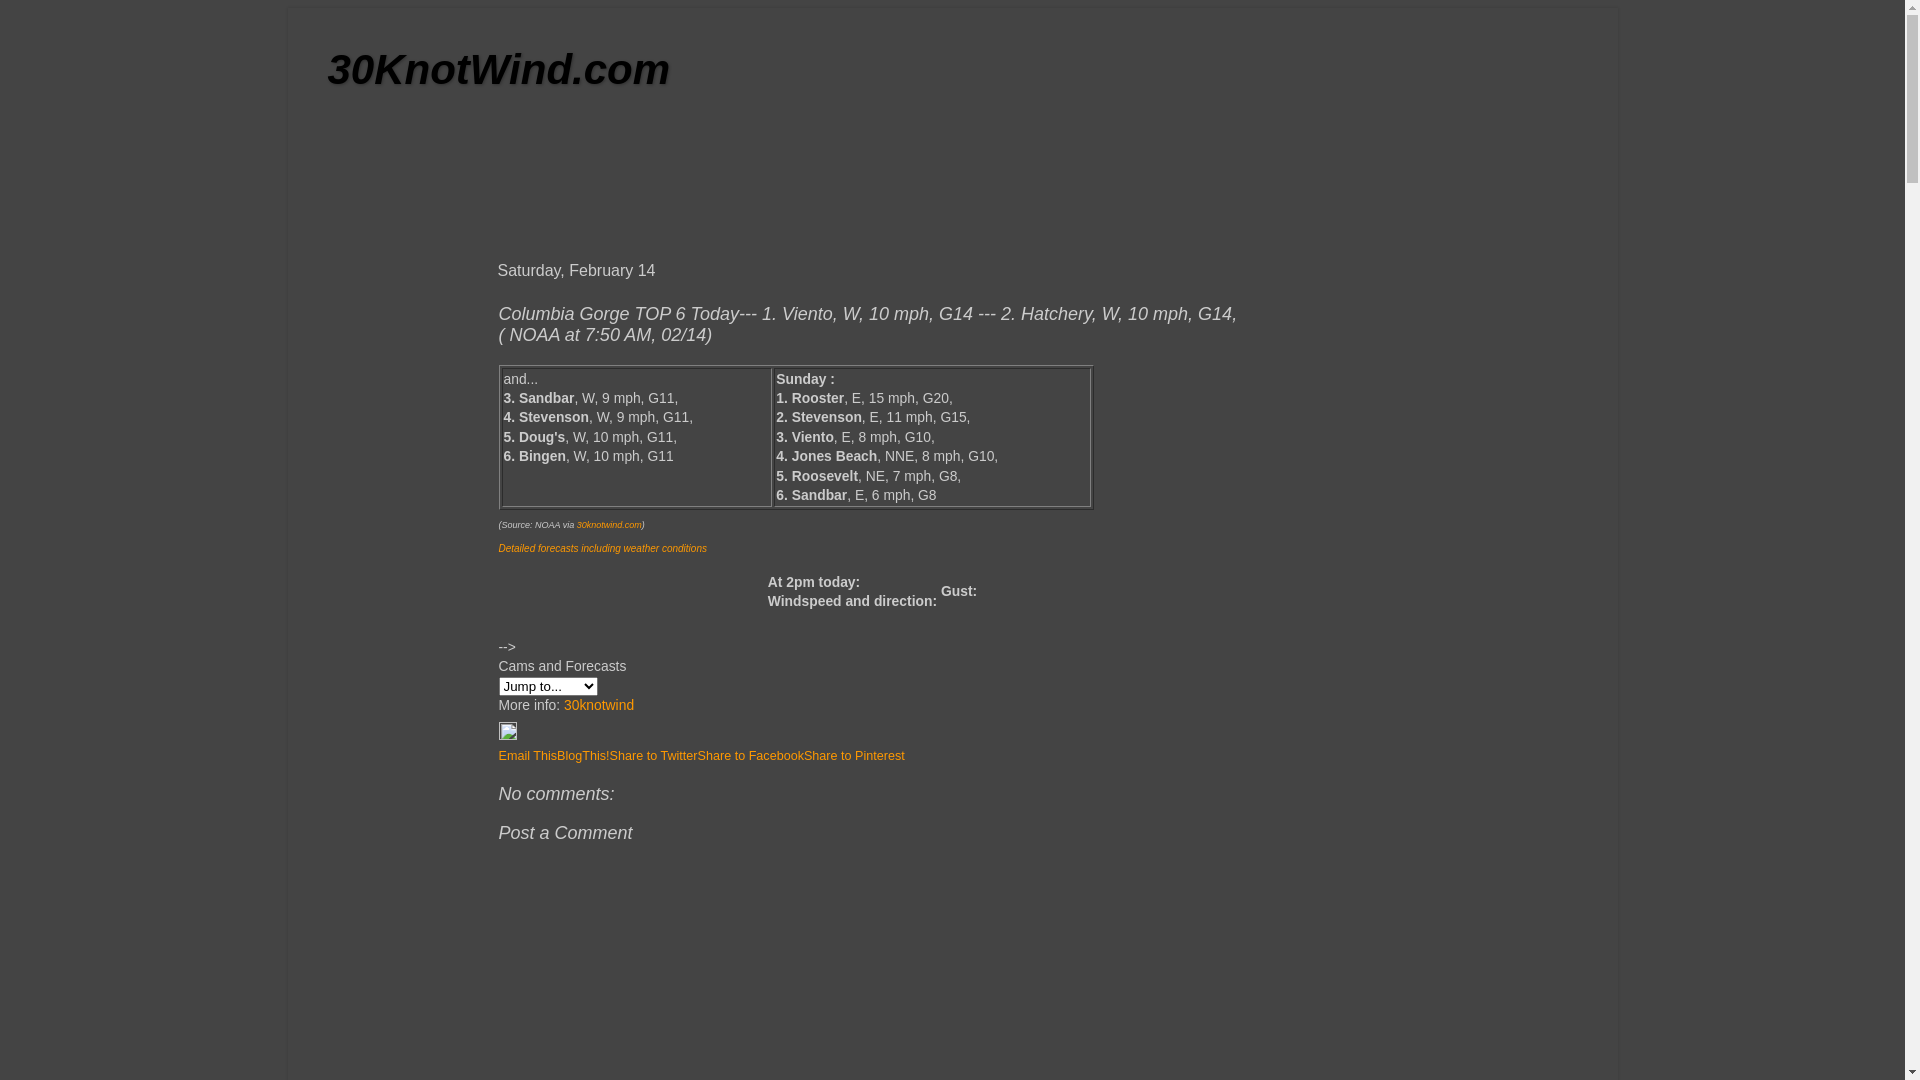 Image resolution: width=1920 pixels, height=1080 pixels. What do you see at coordinates (749, 756) in the screenshot?
I see `'Share to Facebook'` at bounding box center [749, 756].